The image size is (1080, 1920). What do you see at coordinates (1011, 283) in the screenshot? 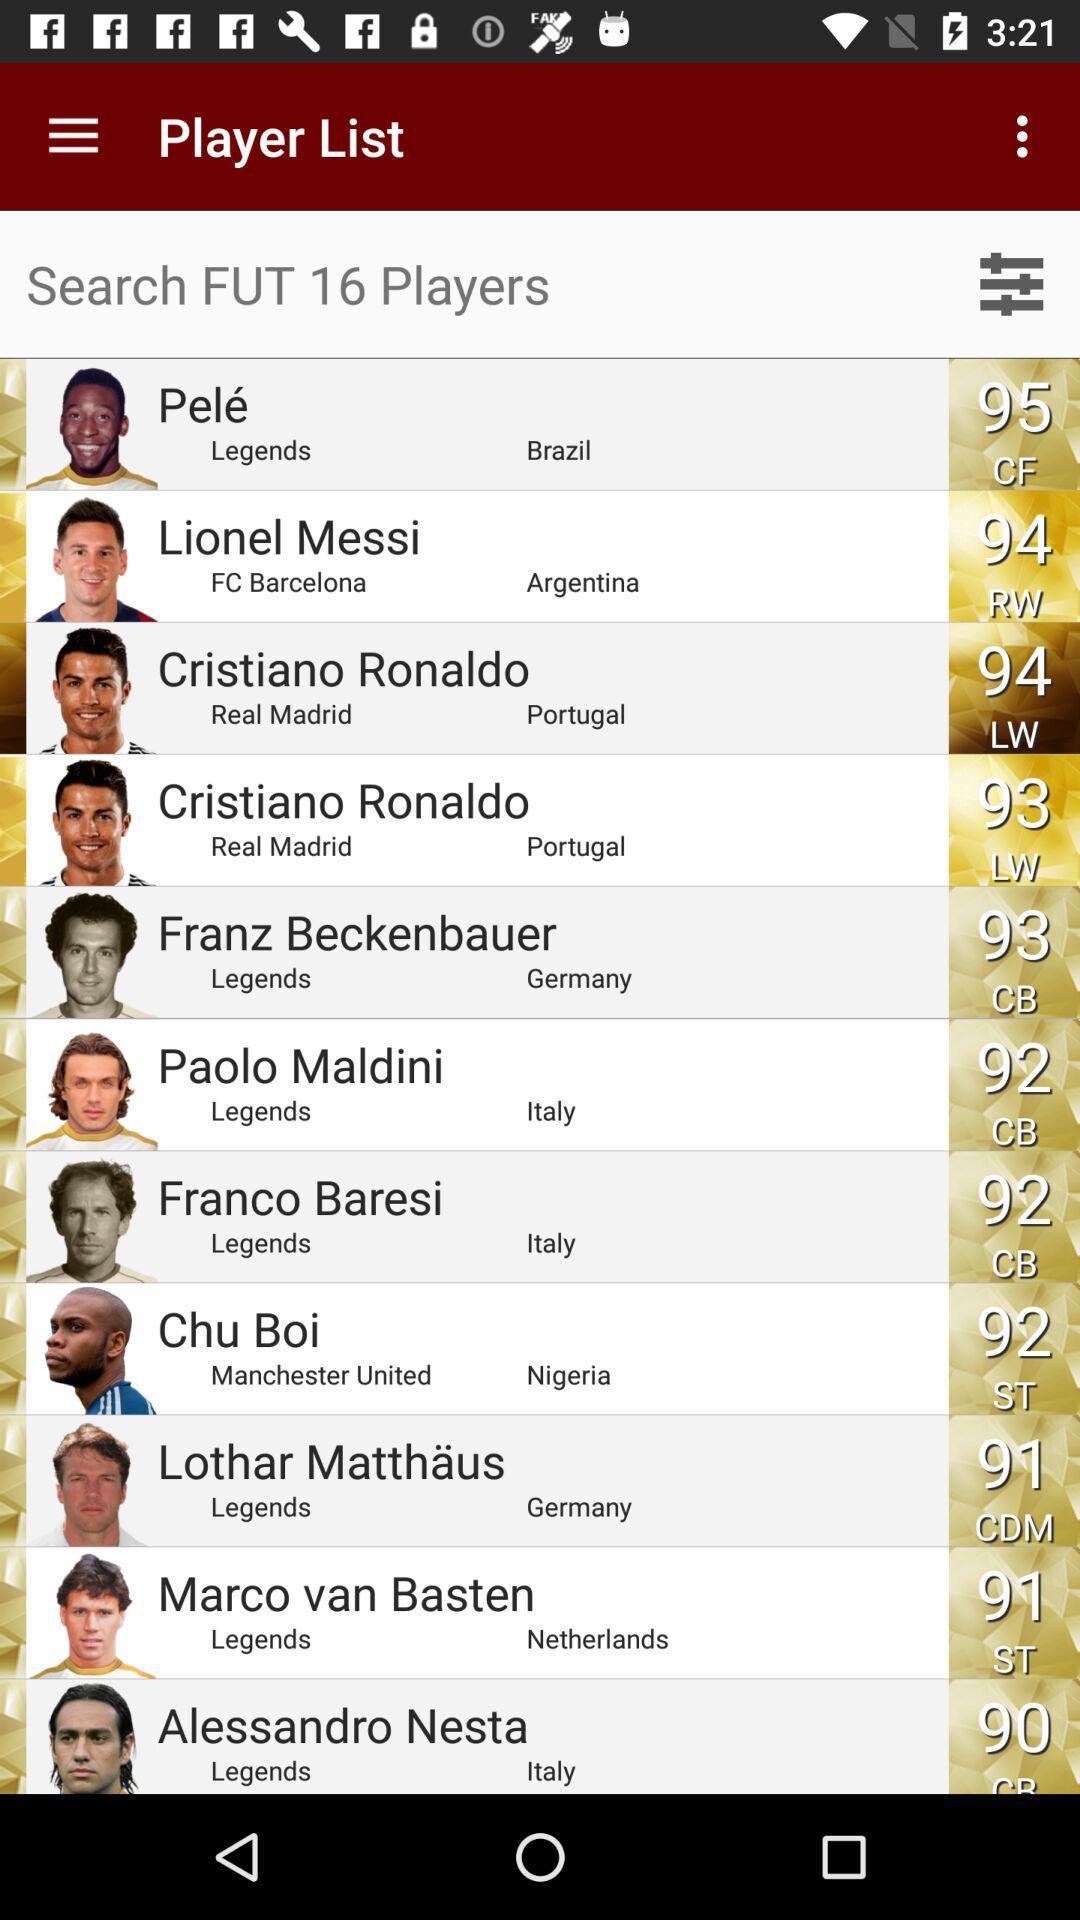
I see `settings` at bounding box center [1011, 283].